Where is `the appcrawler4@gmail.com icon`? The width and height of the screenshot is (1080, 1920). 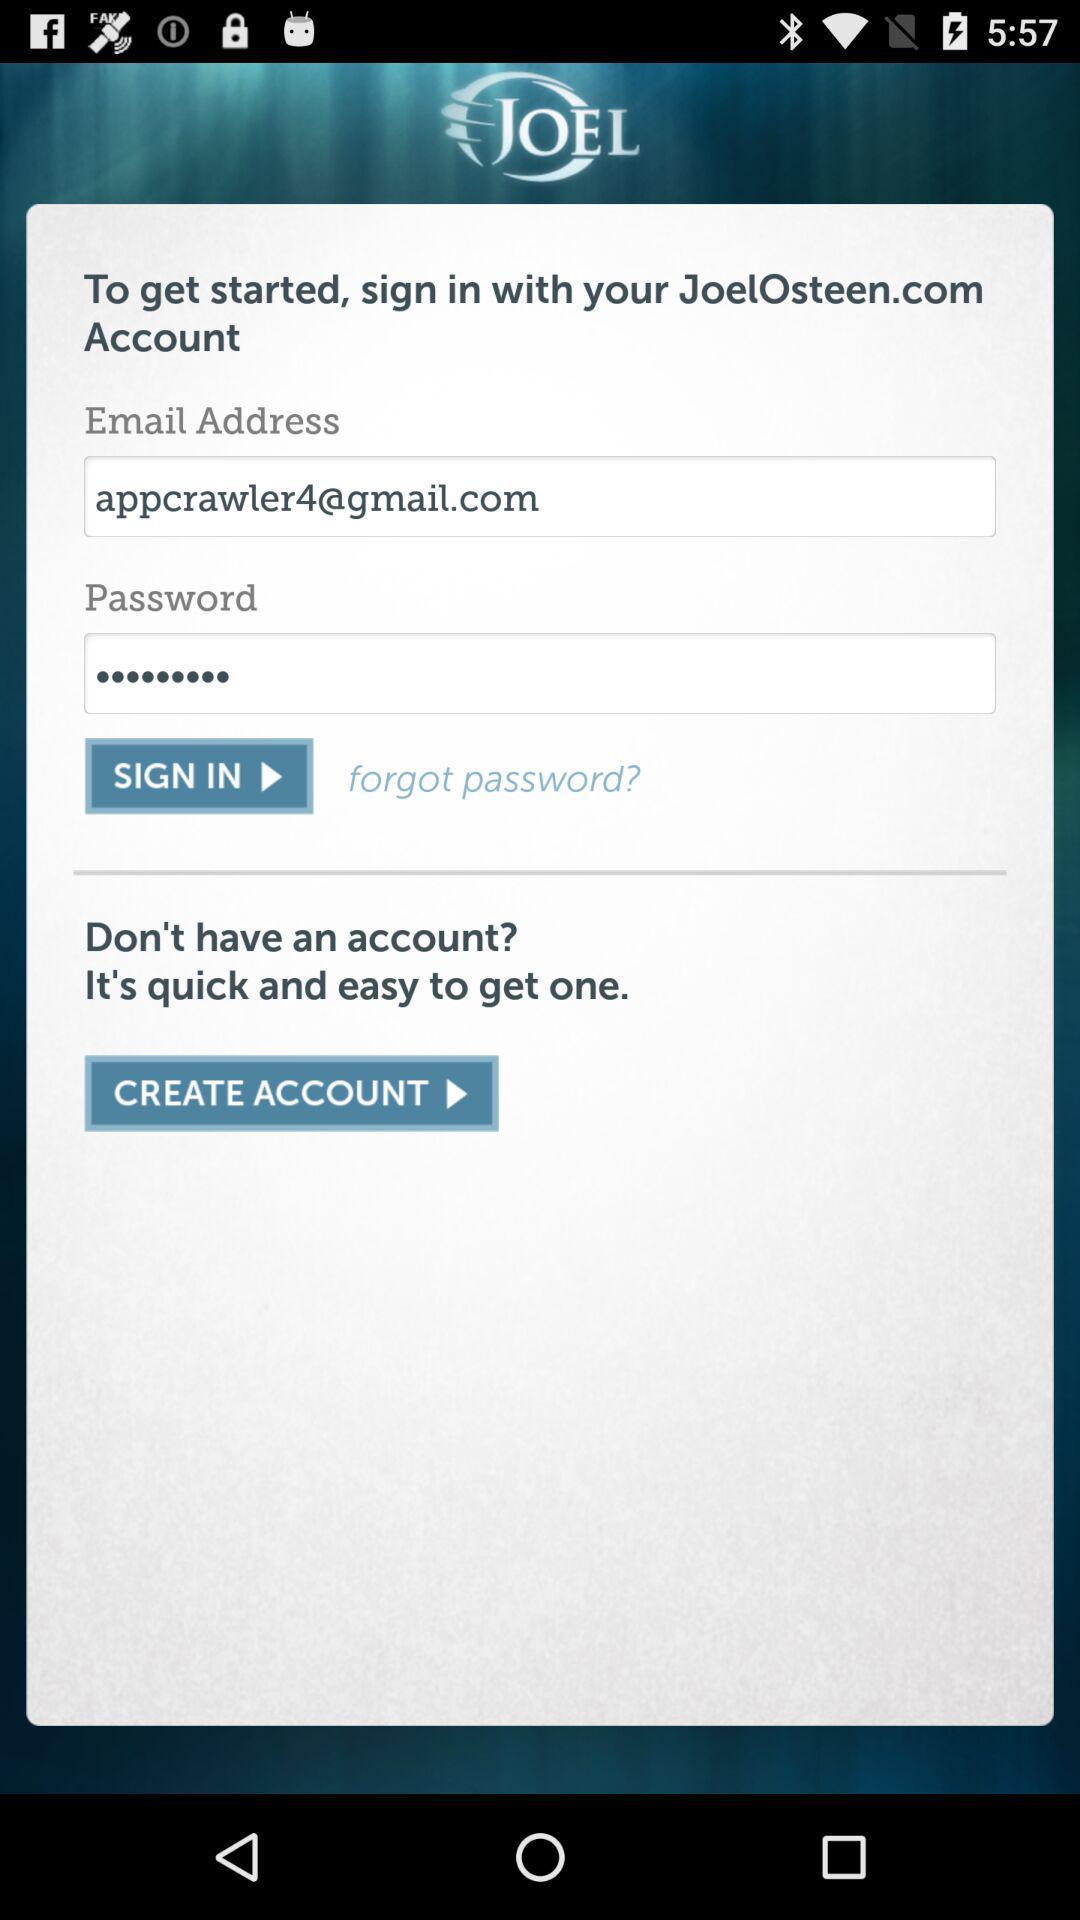 the appcrawler4@gmail.com icon is located at coordinates (540, 496).